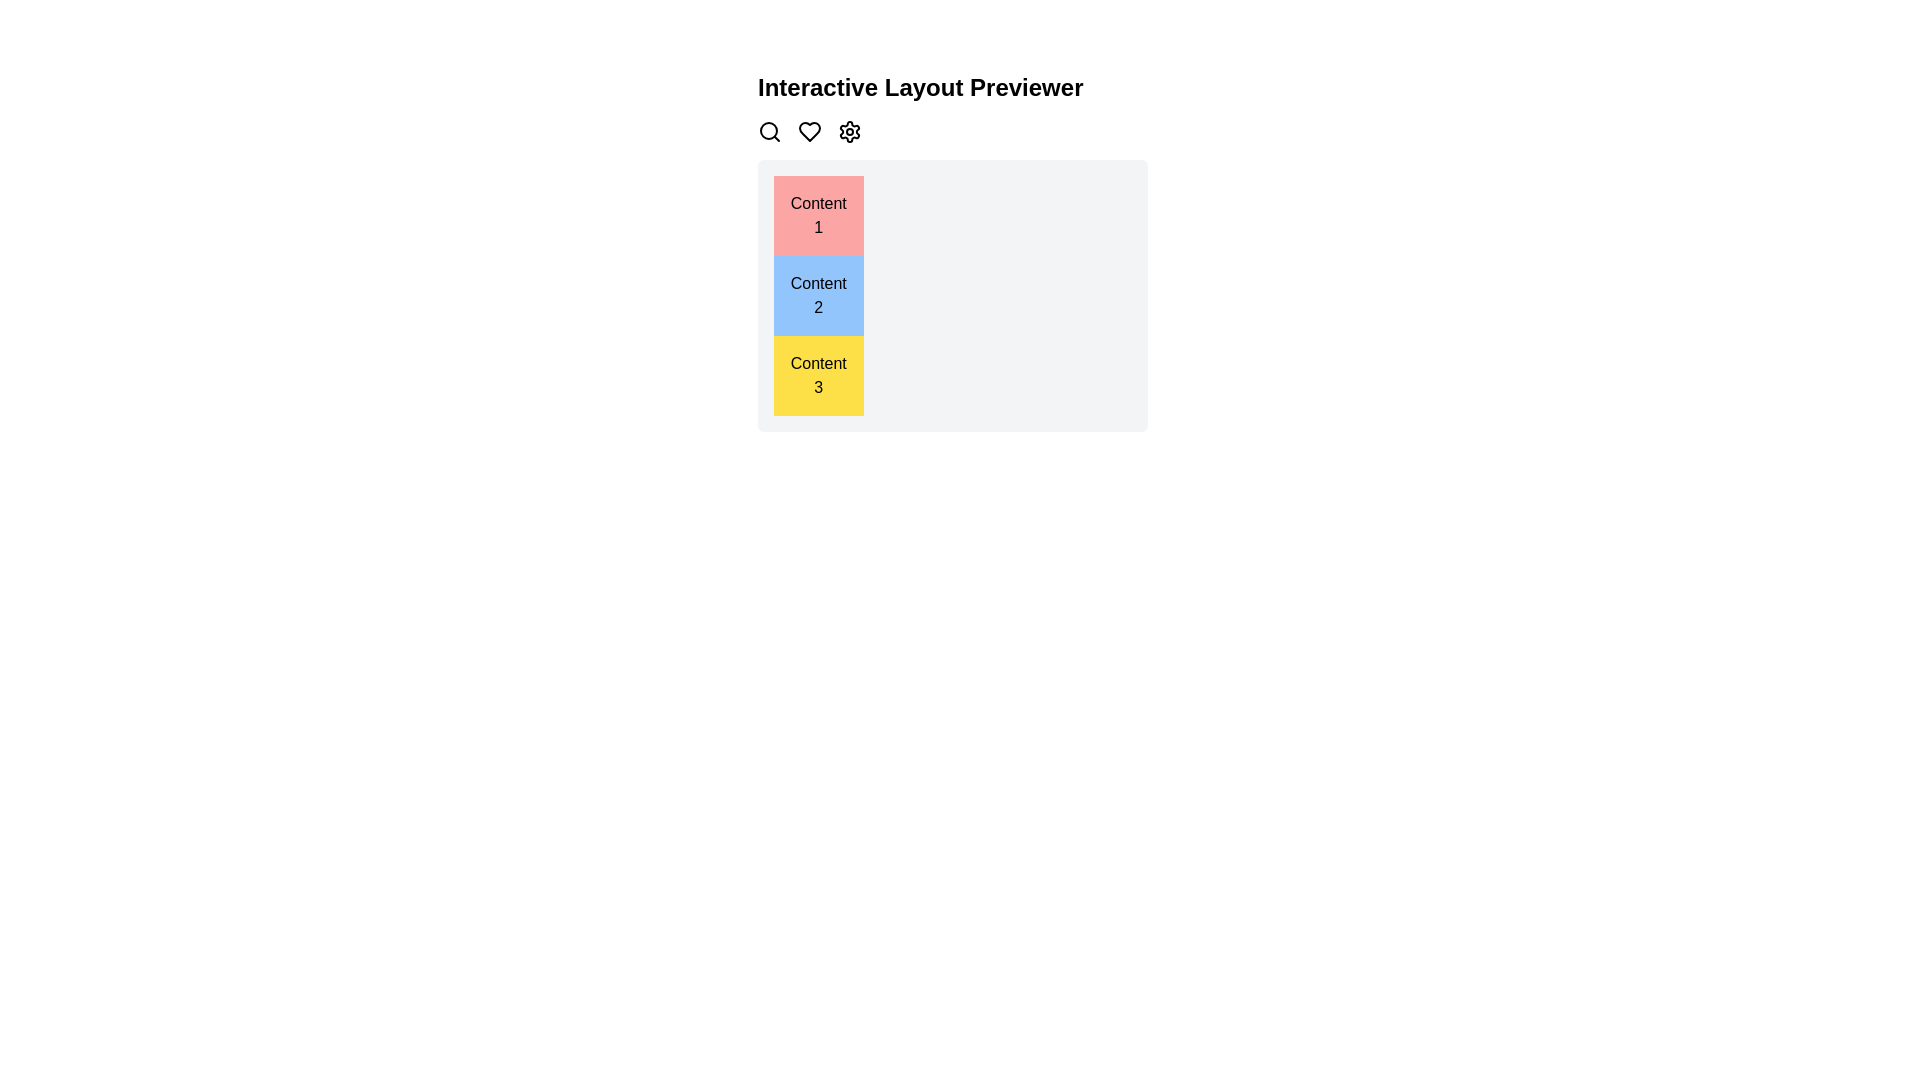  I want to click on text label that displays 'Interactive Layout Previewer' located at the top-center of the interface, so click(919, 87).